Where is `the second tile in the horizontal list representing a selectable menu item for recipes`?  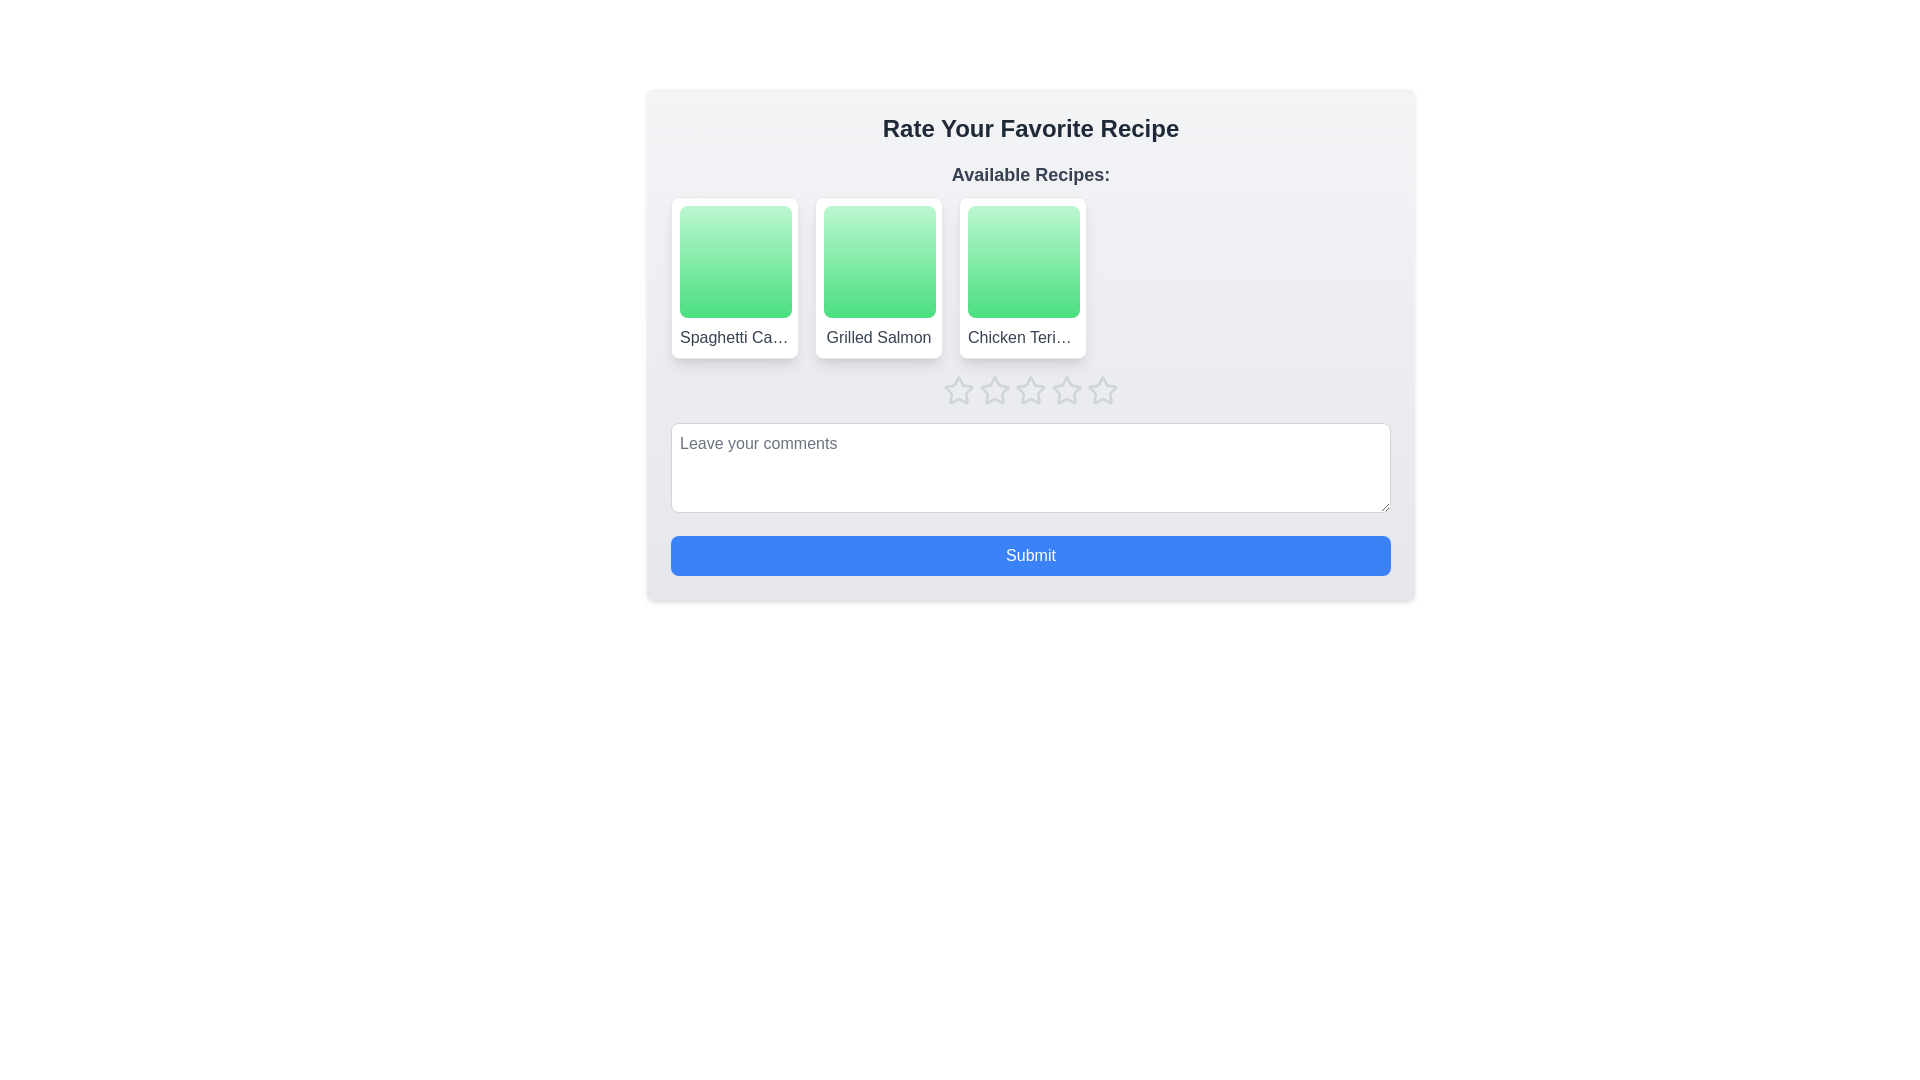 the second tile in the horizontal list representing a selectable menu item for recipes is located at coordinates (878, 277).